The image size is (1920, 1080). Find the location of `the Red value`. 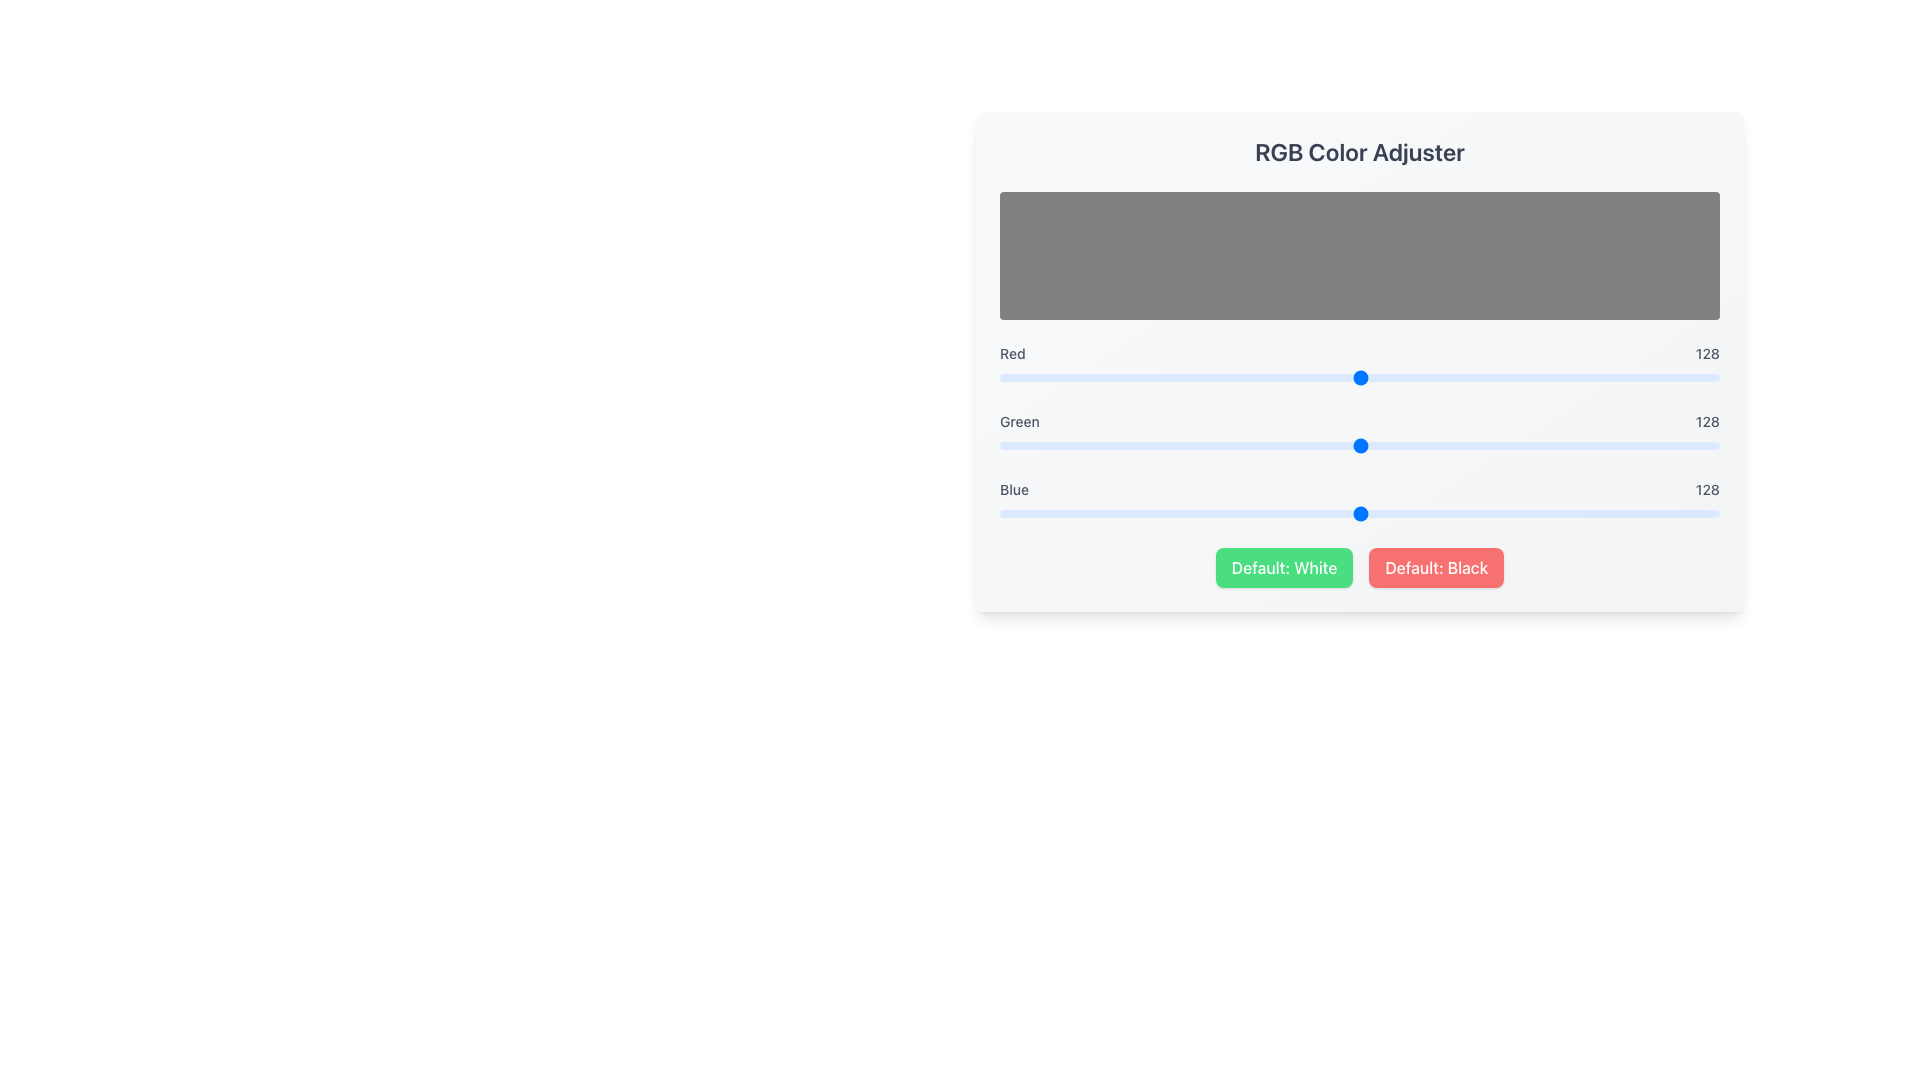

the Red value is located at coordinates (1425, 378).